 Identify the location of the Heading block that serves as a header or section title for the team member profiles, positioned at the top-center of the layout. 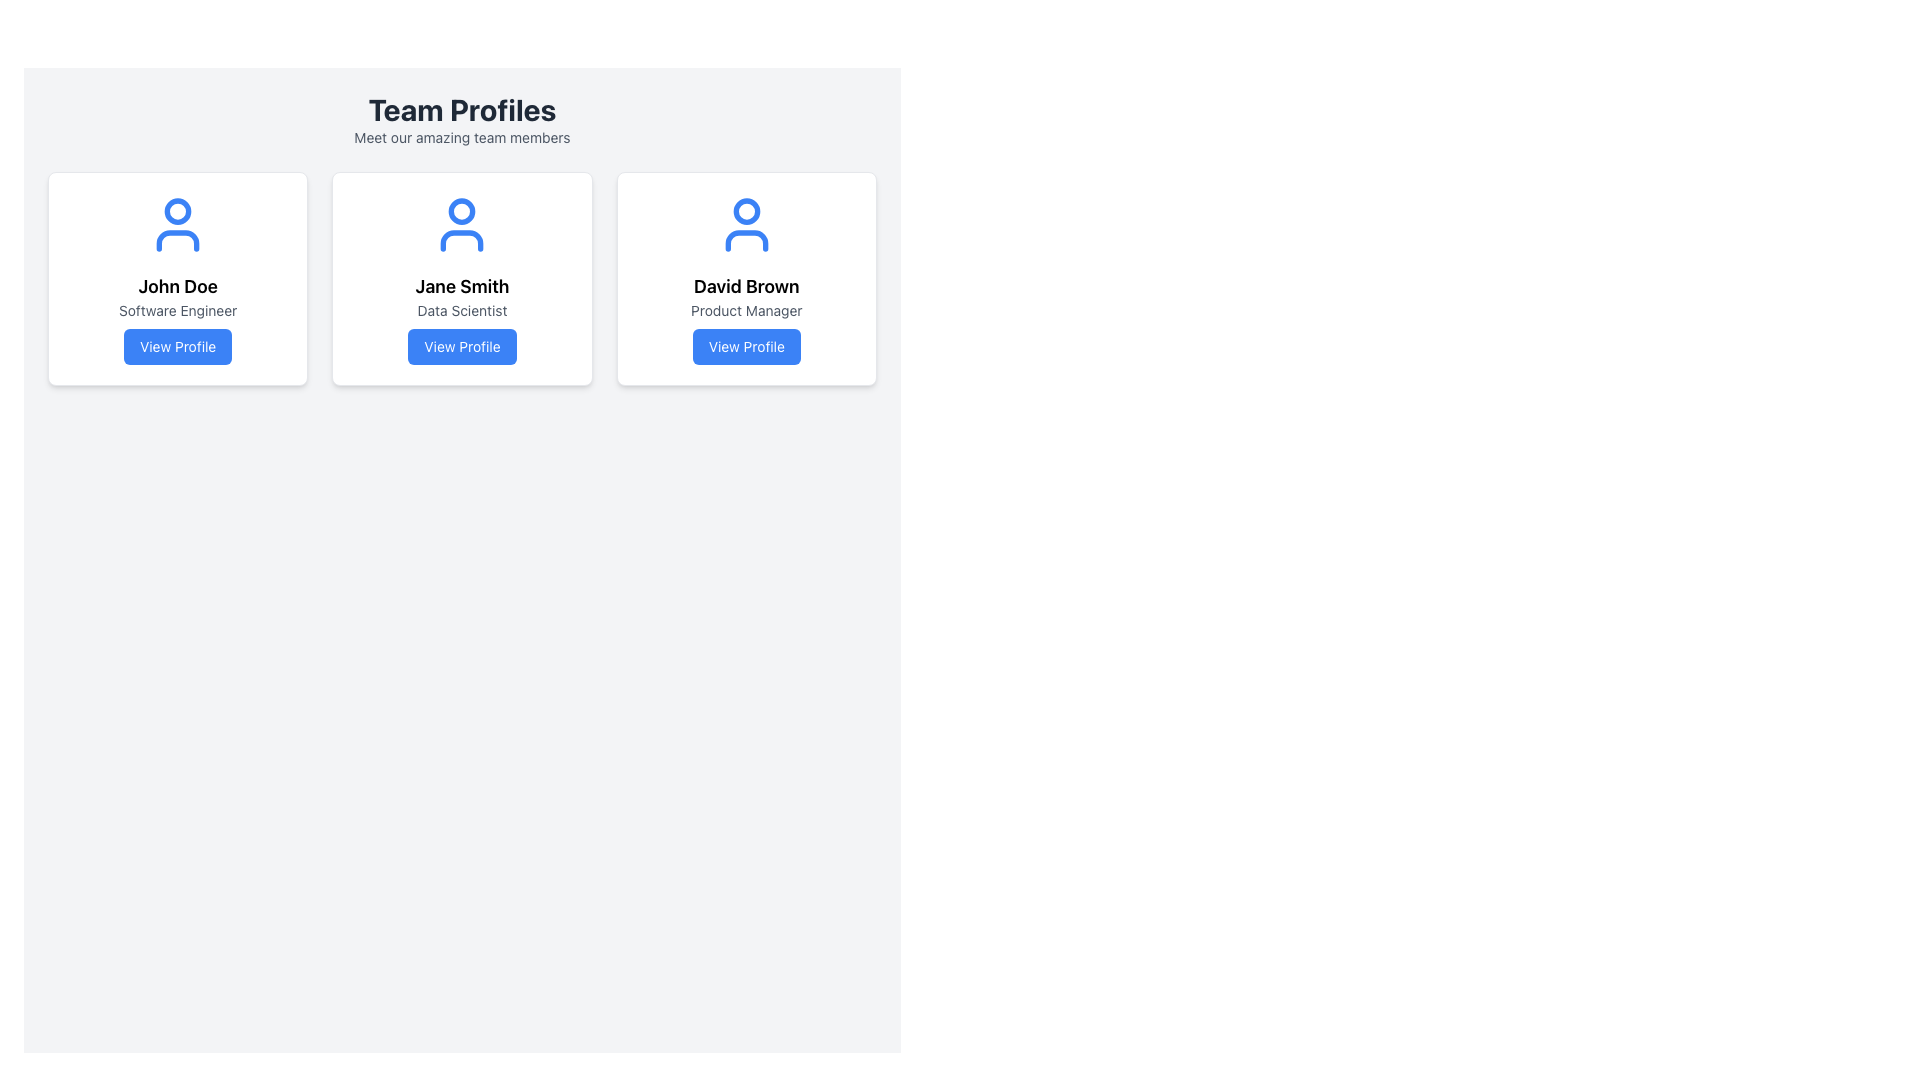
(461, 119).